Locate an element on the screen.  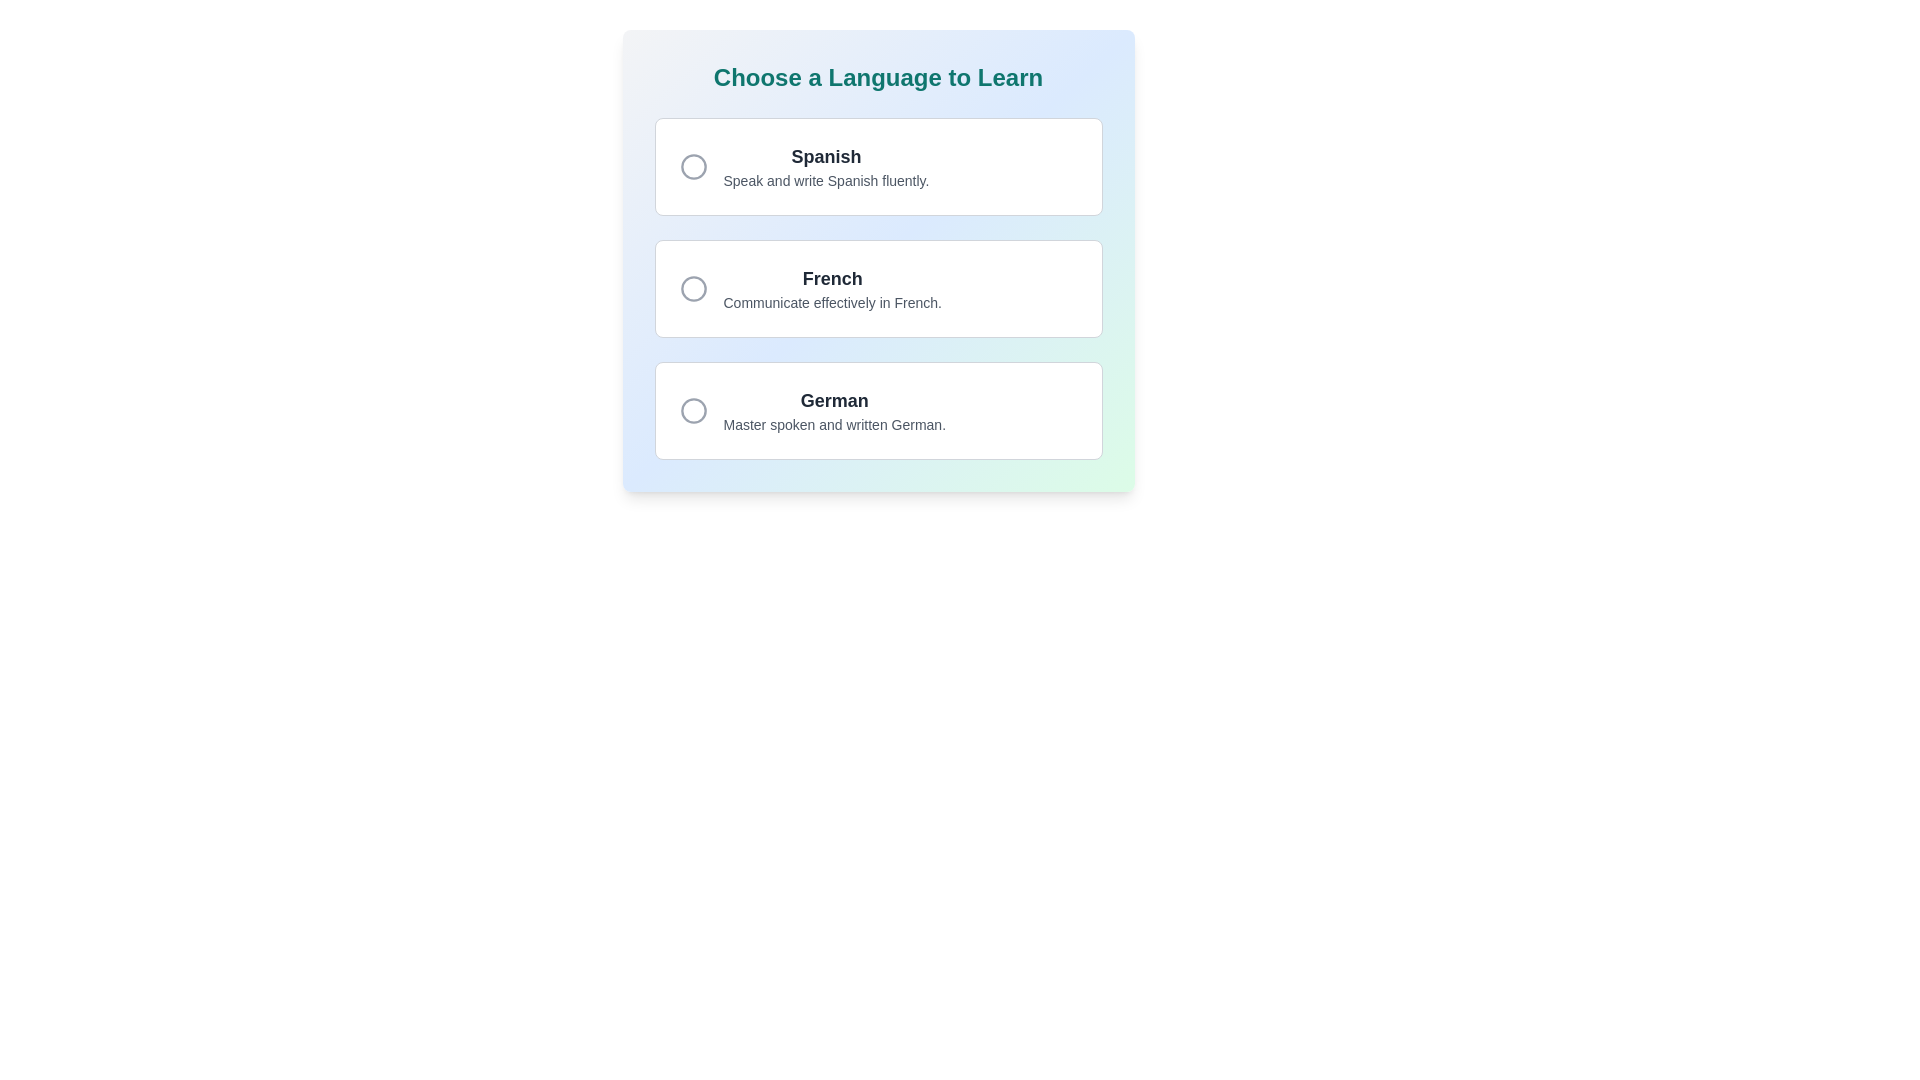
displayed text 'Spanish' and 'Speak and write Spanish fluently.' from the first Option card with a radio button, which is a rectangular card with rounded corners located at the top of the list is located at coordinates (878, 165).